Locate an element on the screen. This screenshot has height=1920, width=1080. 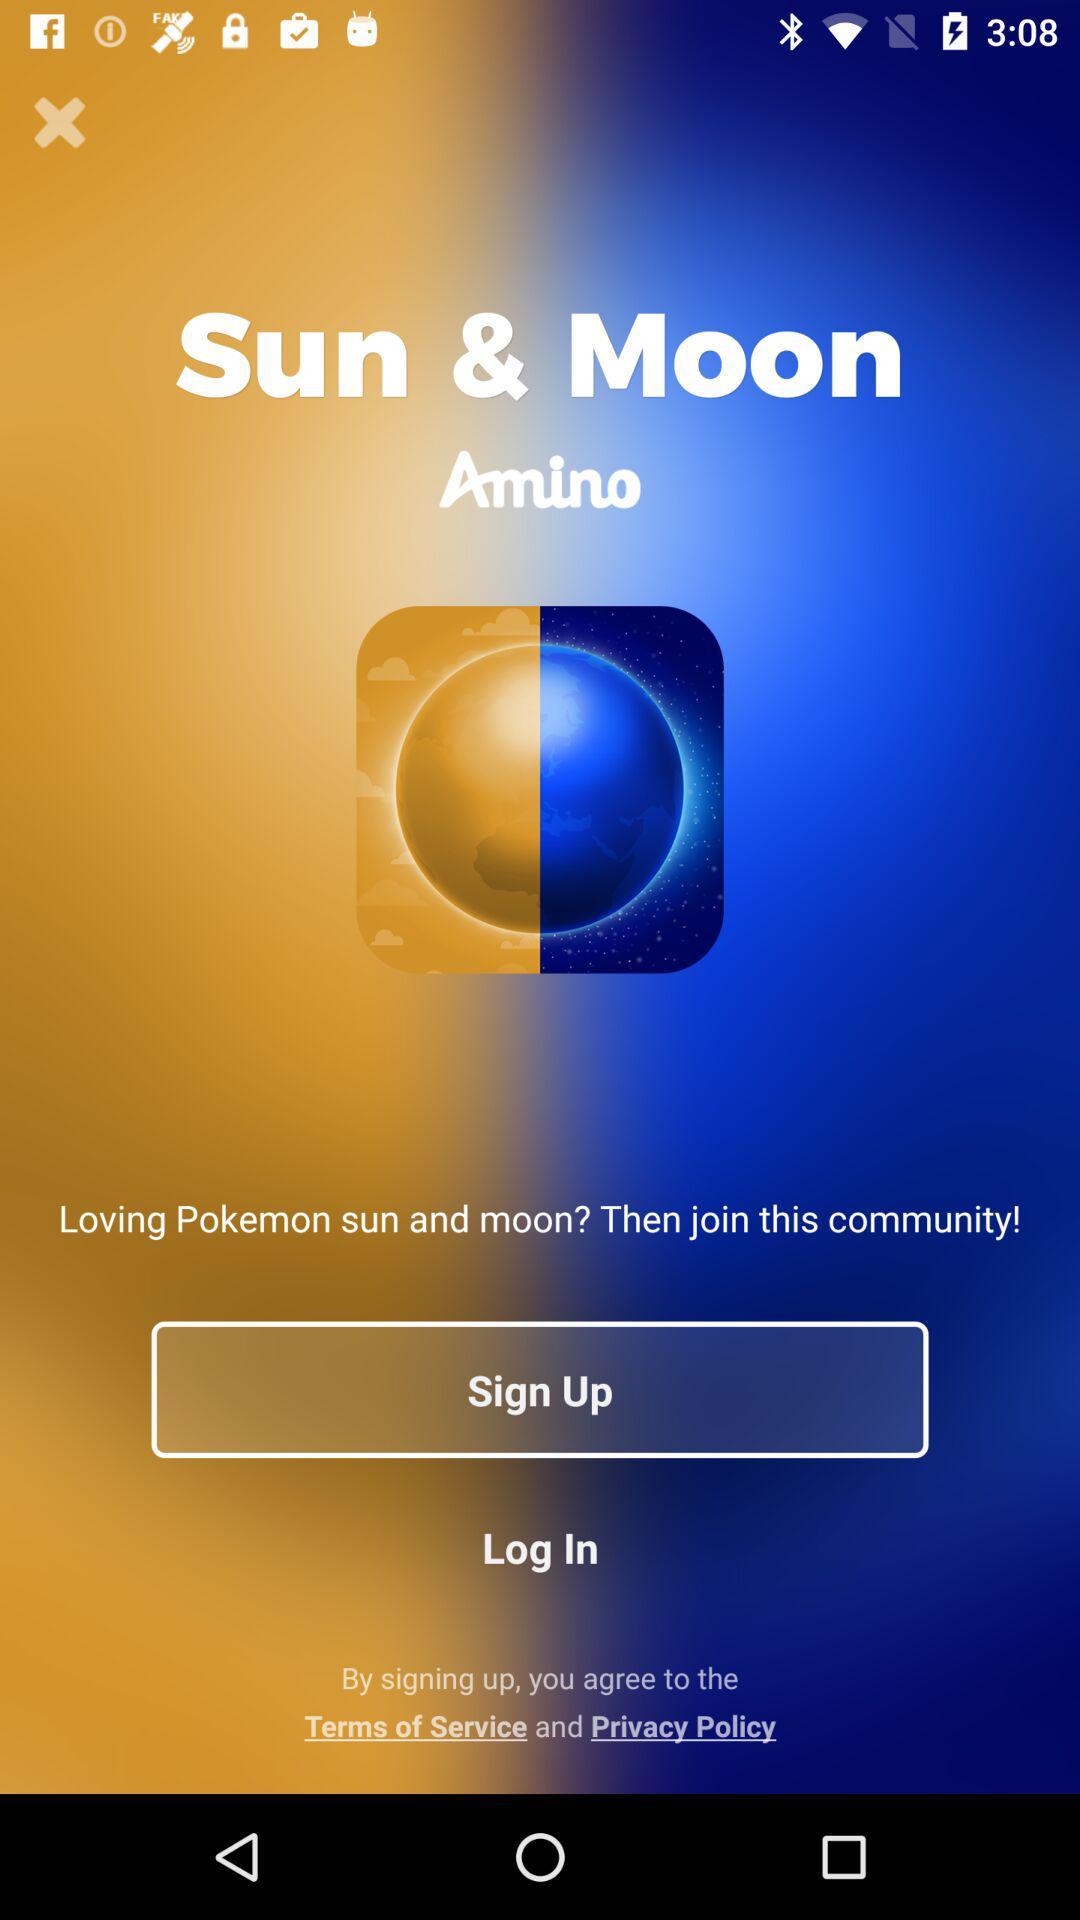
button is located at coordinates (59, 122).